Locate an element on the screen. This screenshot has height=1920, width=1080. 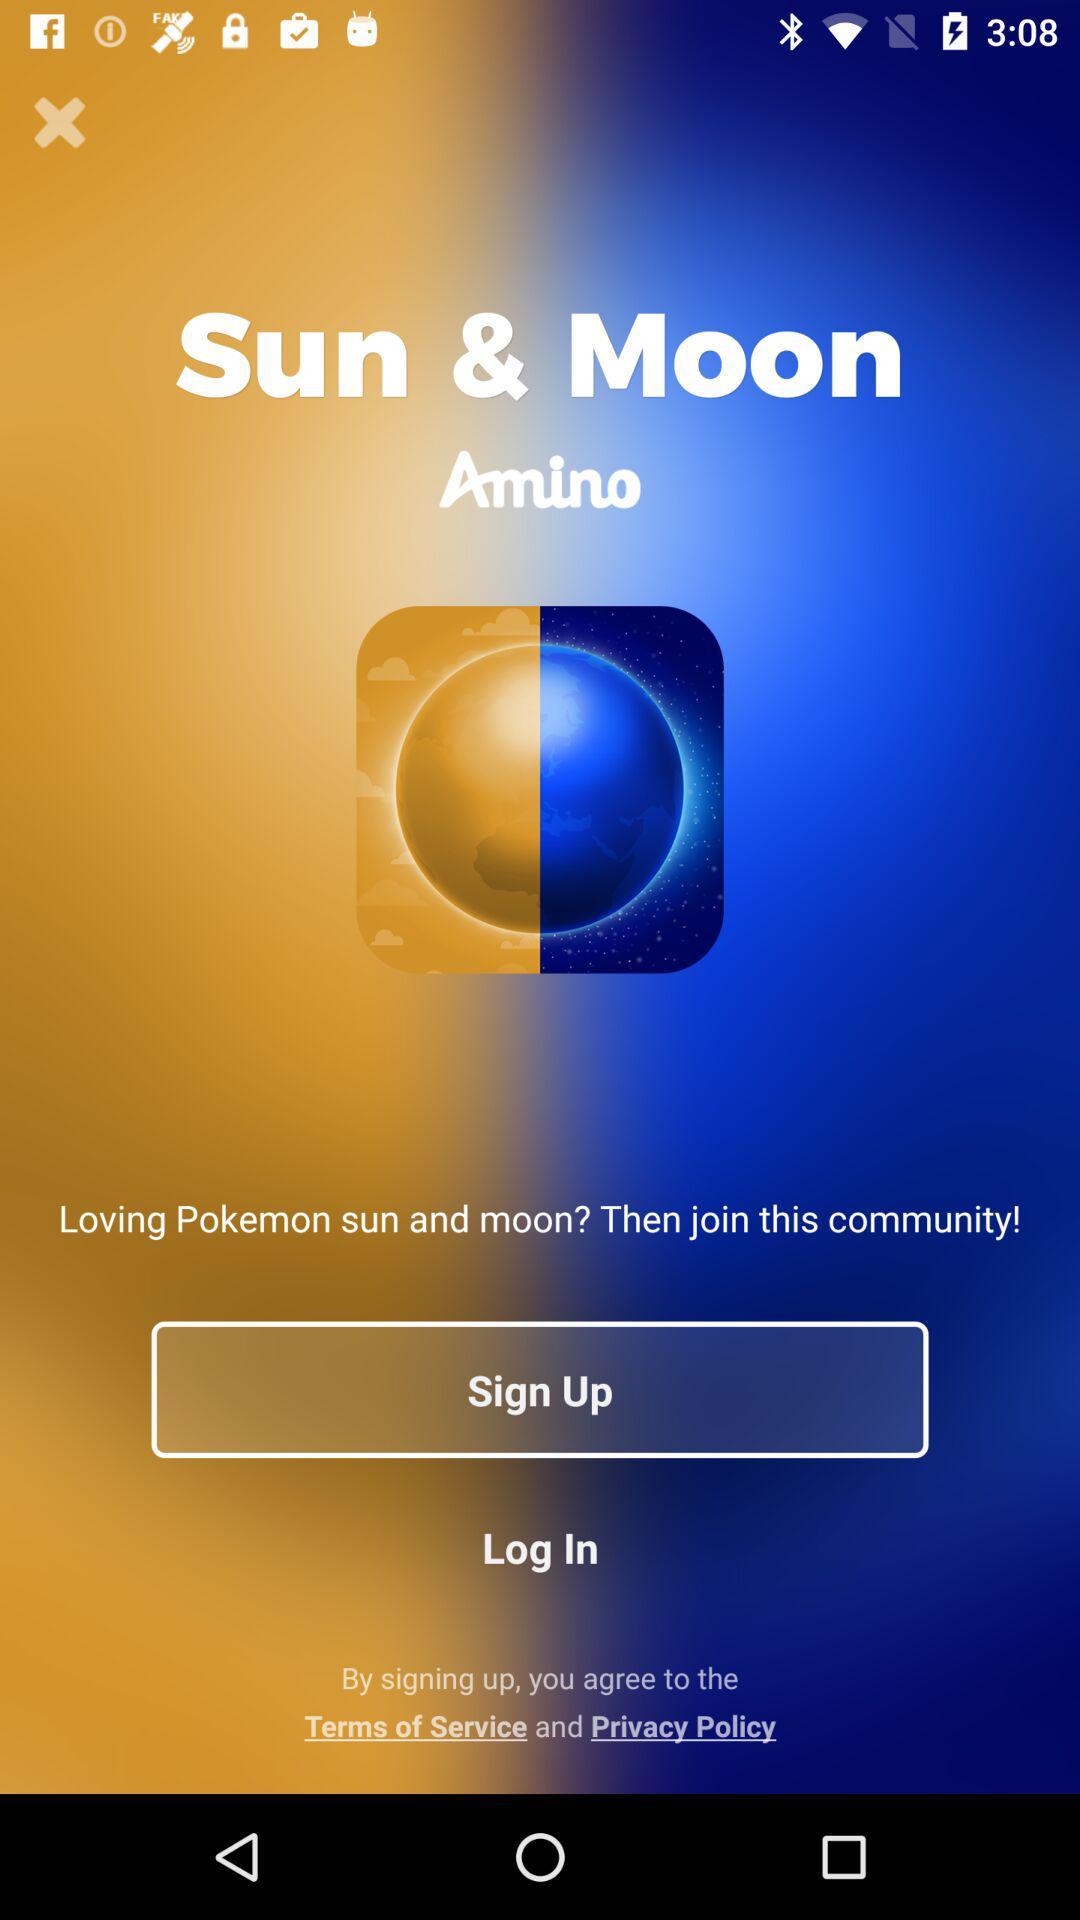
button is located at coordinates (59, 122).